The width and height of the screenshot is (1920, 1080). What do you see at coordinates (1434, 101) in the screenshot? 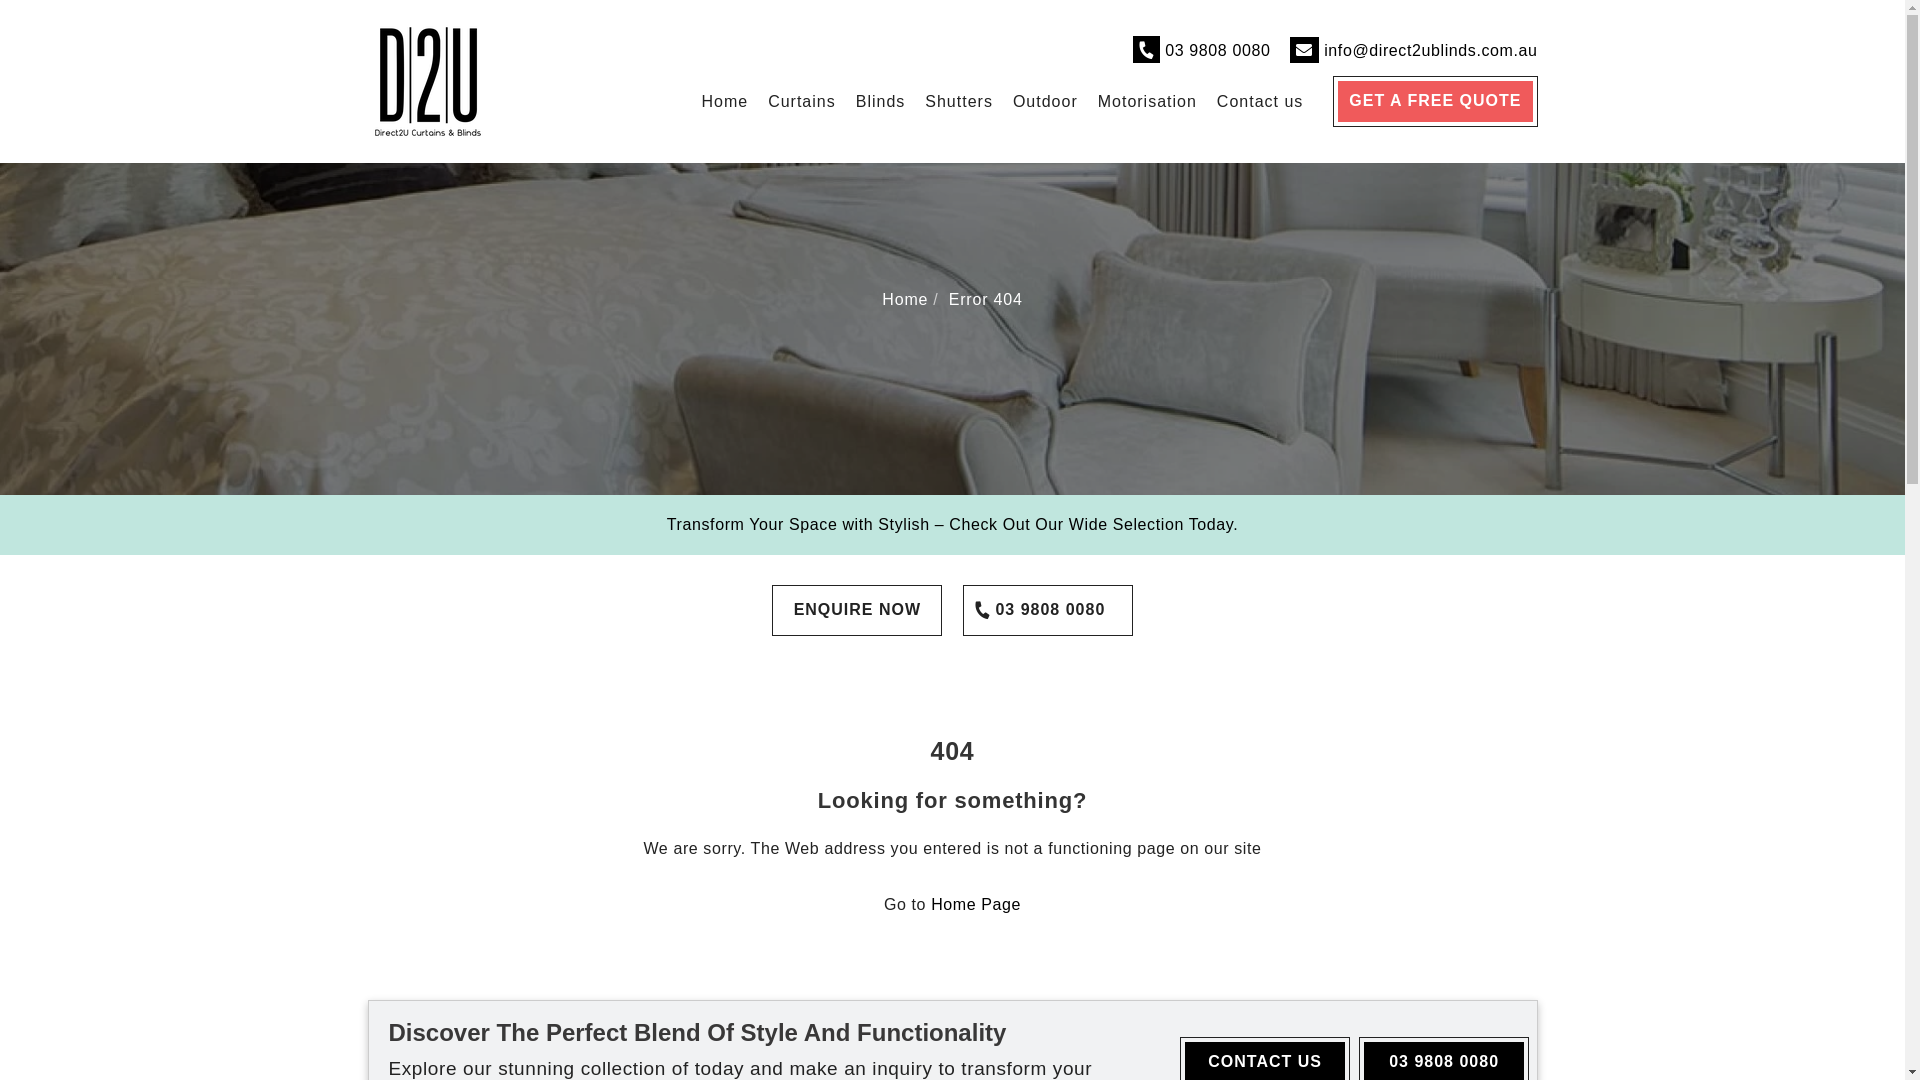
I see `'GET A FREE QUOTE'` at bounding box center [1434, 101].